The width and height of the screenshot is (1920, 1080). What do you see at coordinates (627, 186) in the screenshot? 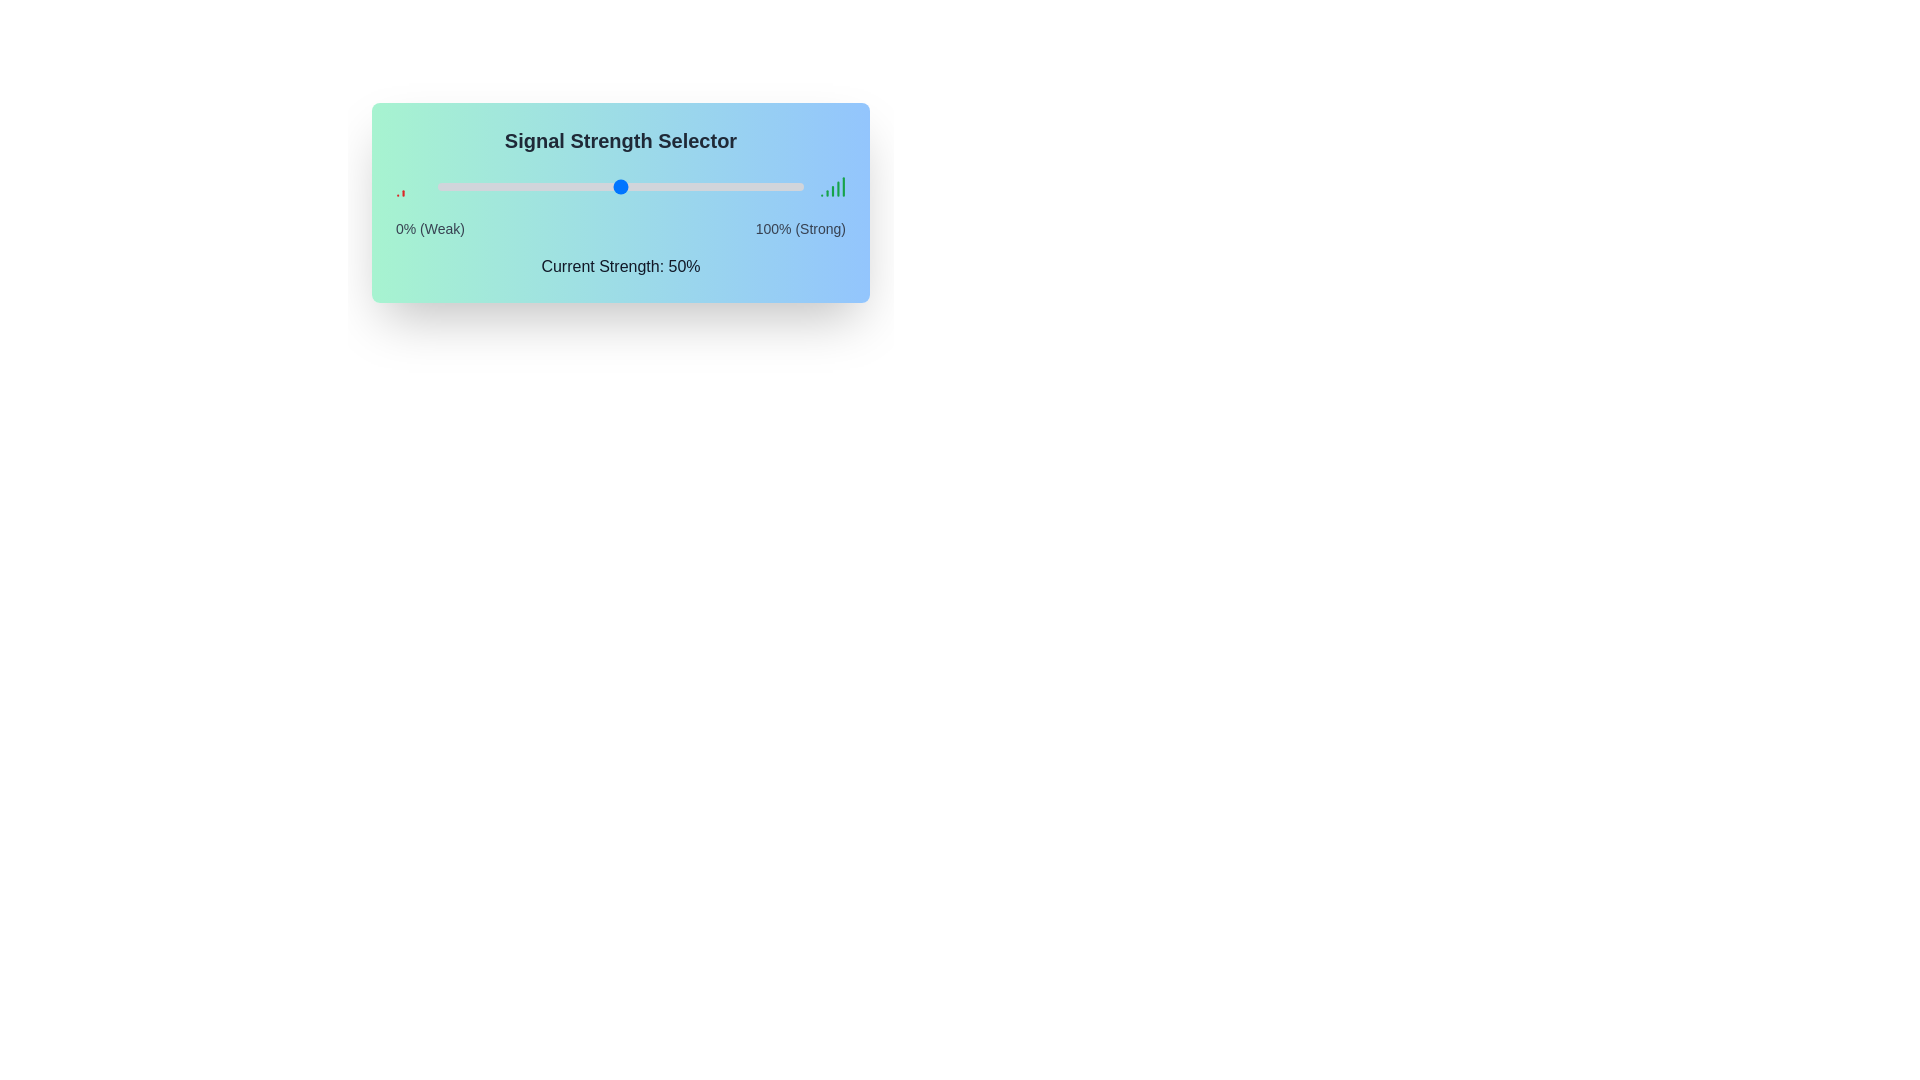
I see `the signal strength slider to 52% to observe the visual signal strength indicators` at bounding box center [627, 186].